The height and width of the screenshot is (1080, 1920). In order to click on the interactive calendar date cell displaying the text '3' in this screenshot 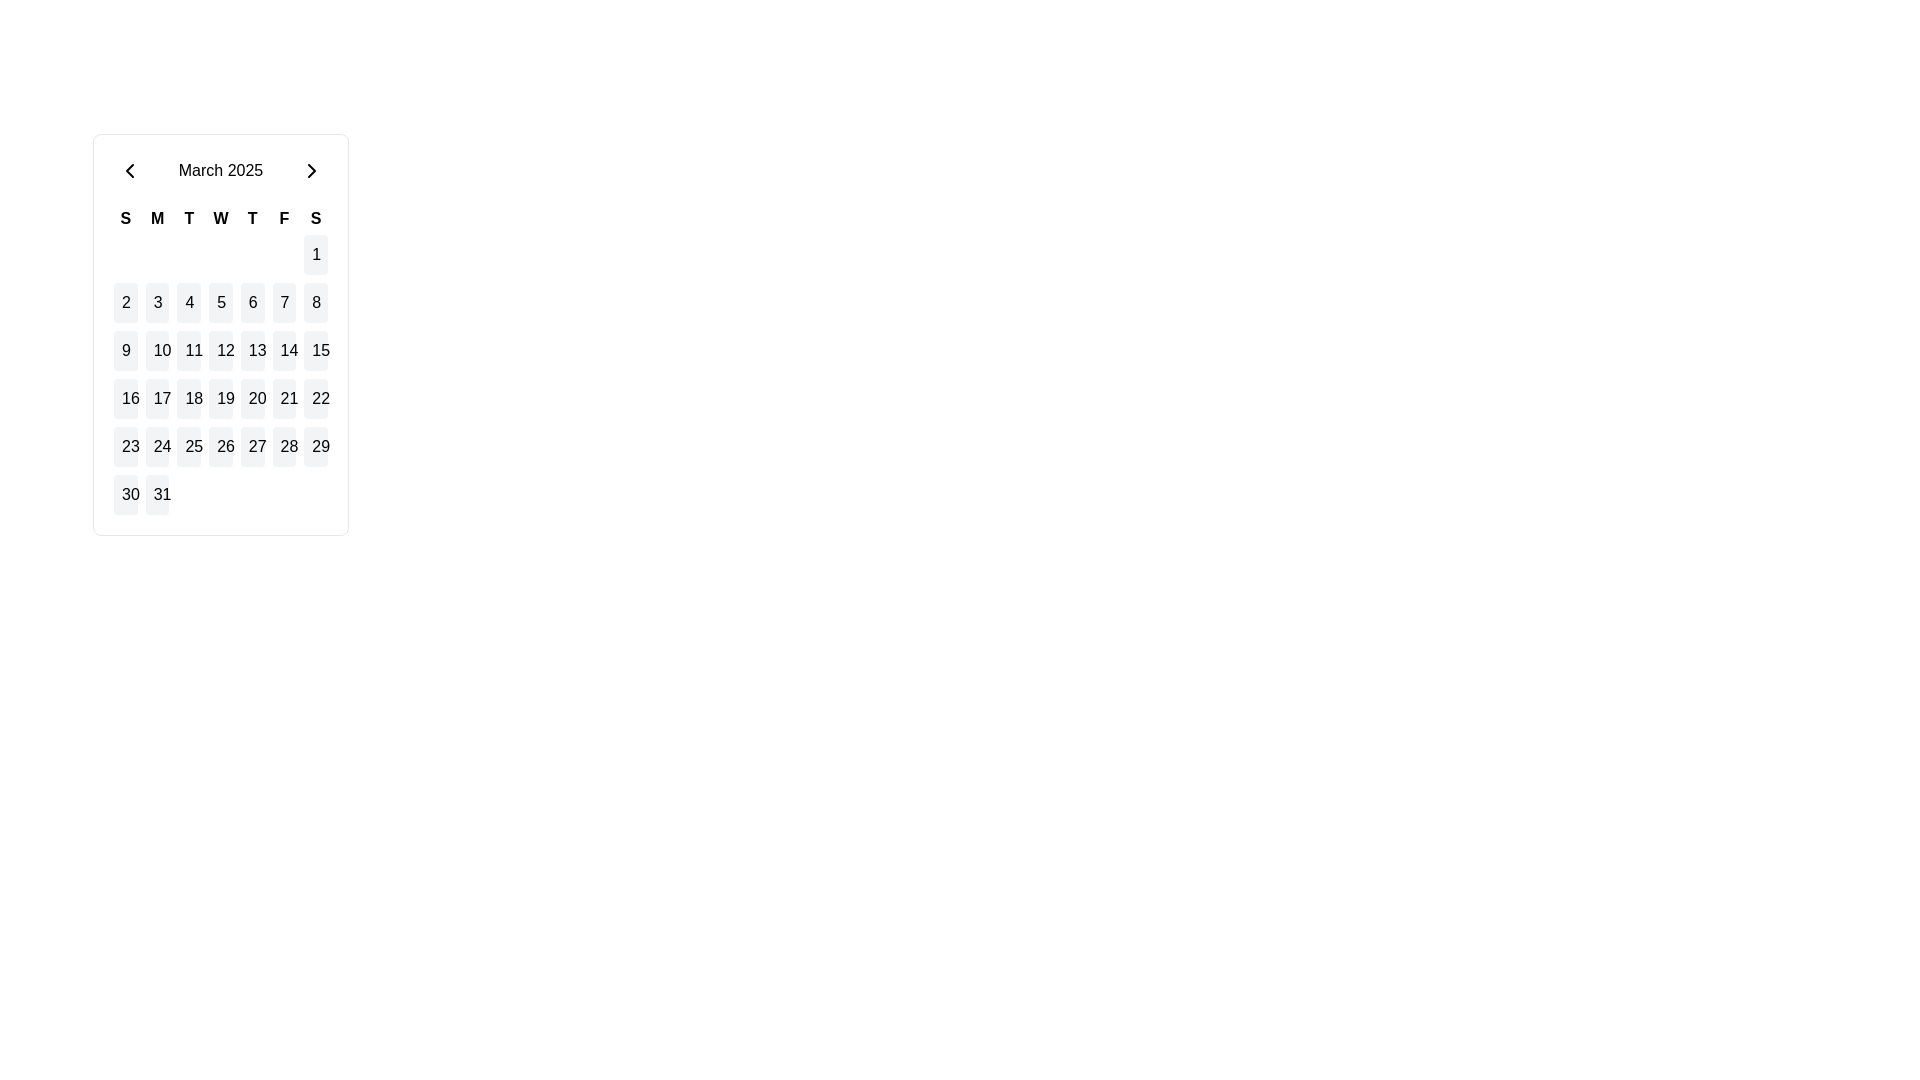, I will do `click(156, 303)`.